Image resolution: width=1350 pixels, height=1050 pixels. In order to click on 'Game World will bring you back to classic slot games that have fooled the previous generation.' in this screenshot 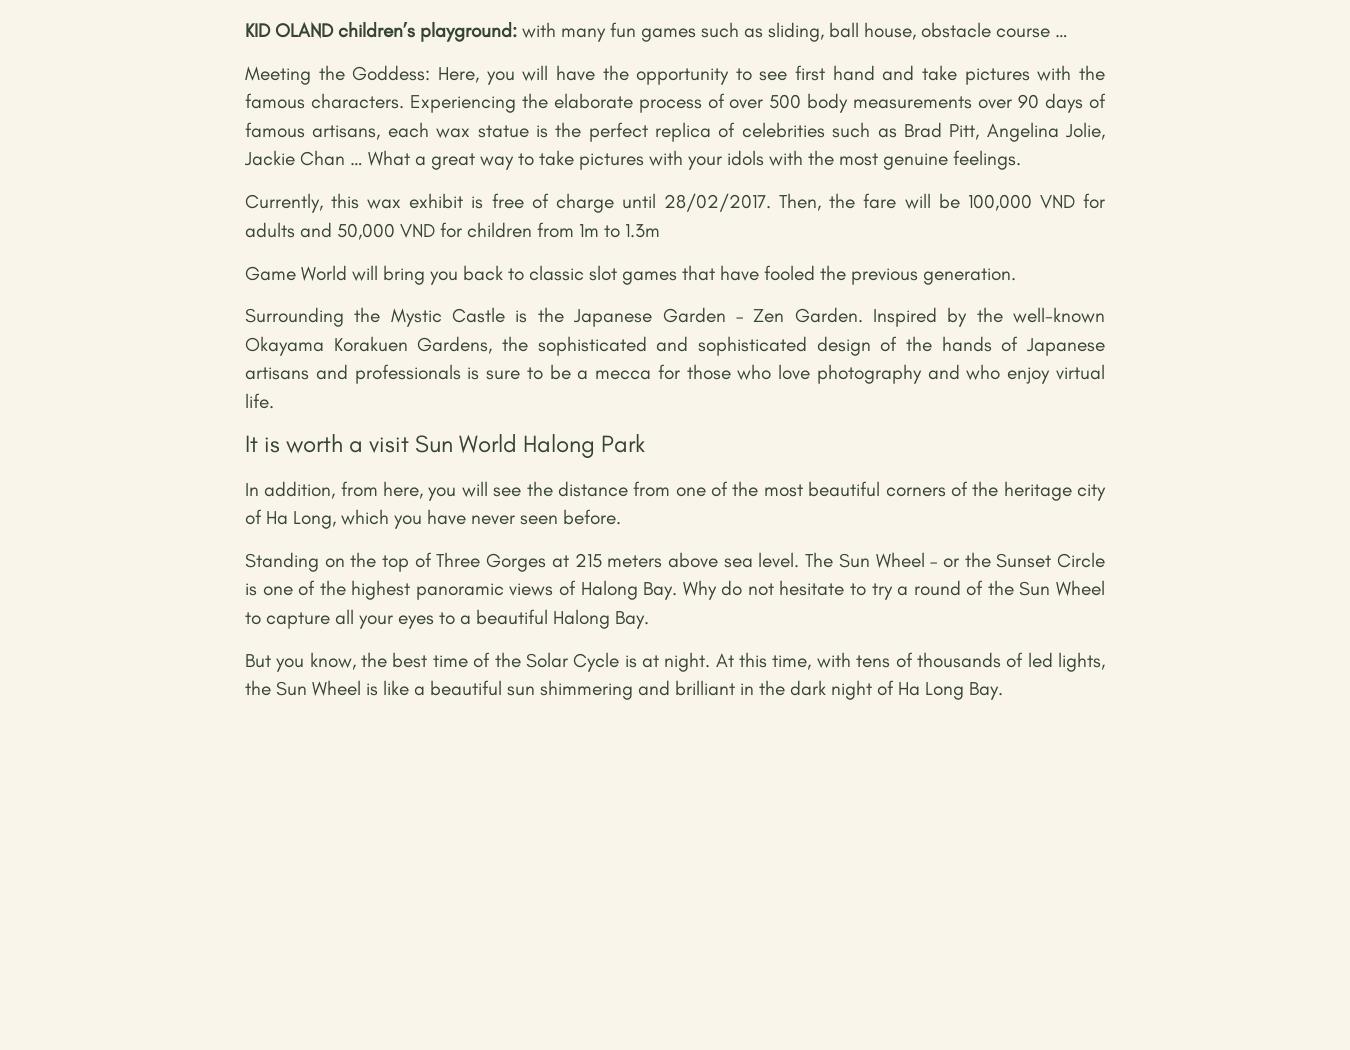, I will do `click(630, 272)`.